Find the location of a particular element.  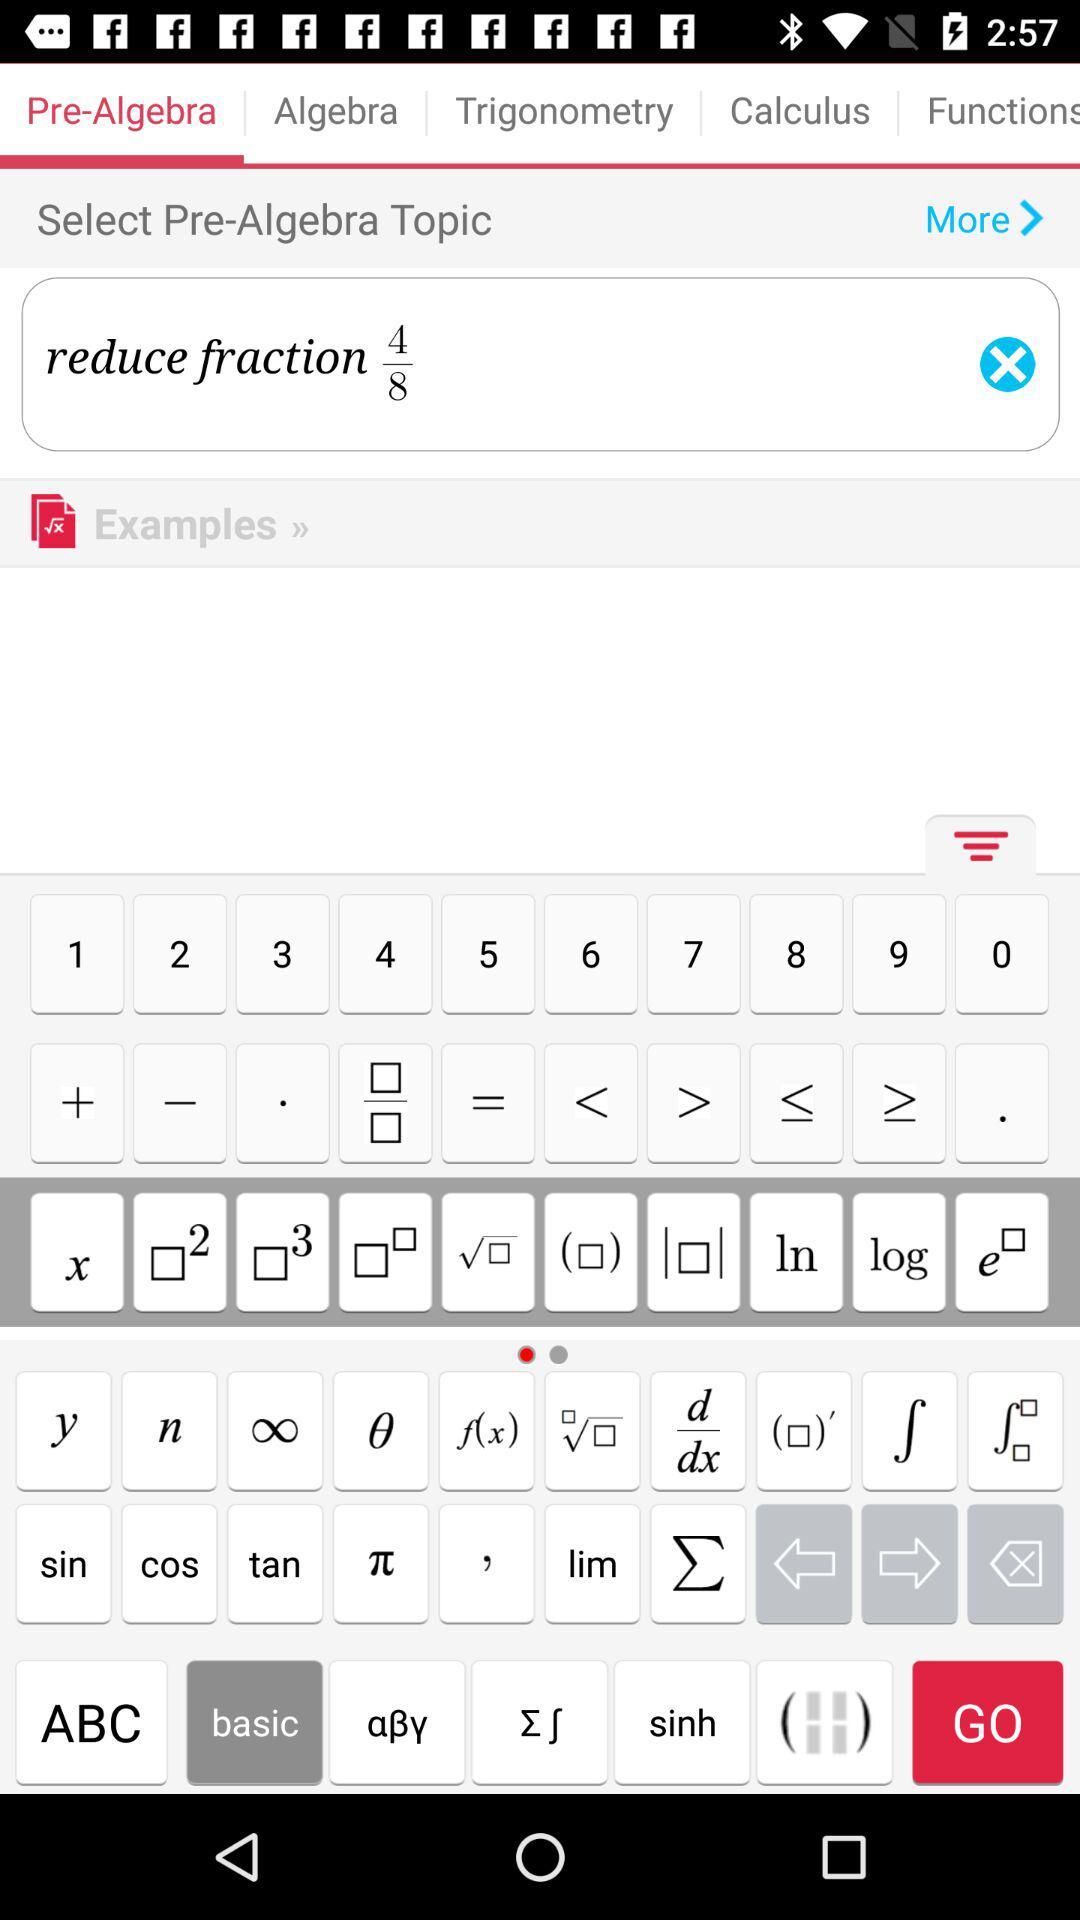

the navigation icon is located at coordinates (381, 1429).